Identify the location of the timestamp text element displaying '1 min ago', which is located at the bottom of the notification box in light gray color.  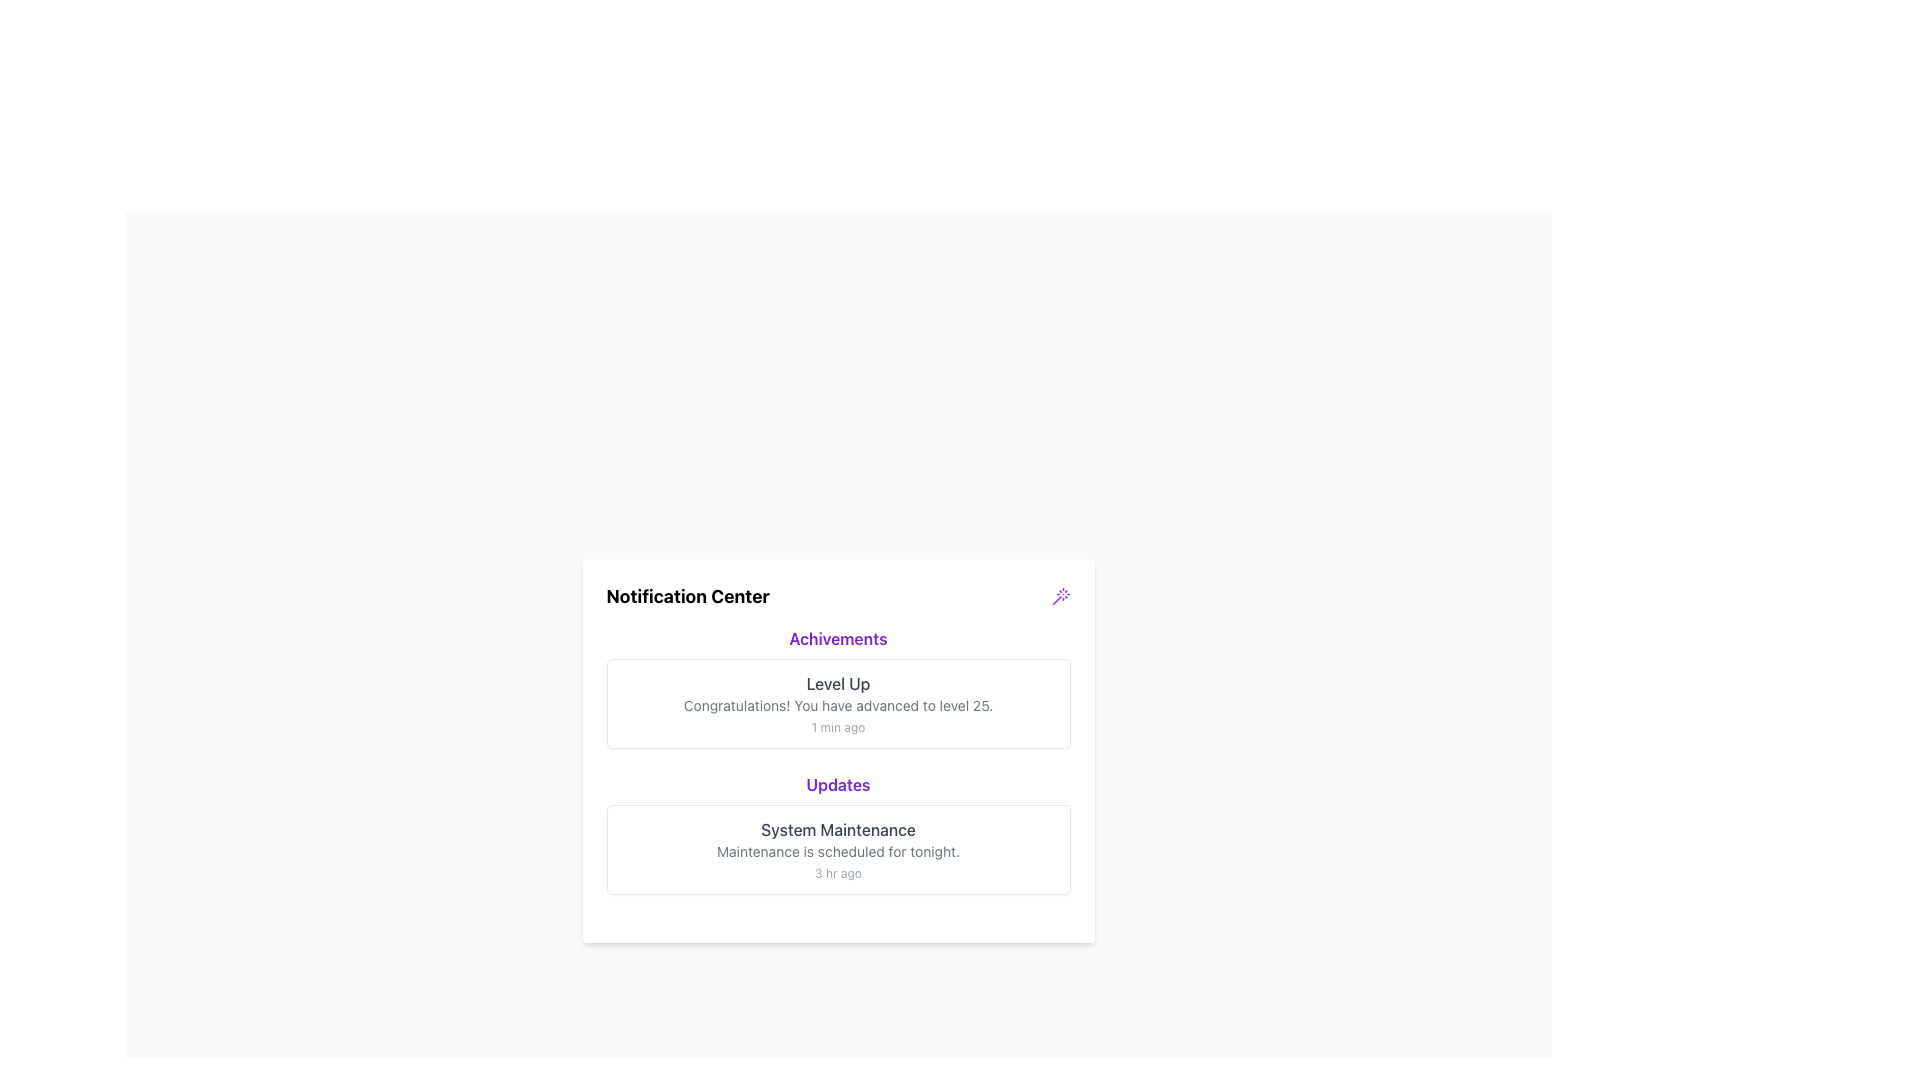
(838, 728).